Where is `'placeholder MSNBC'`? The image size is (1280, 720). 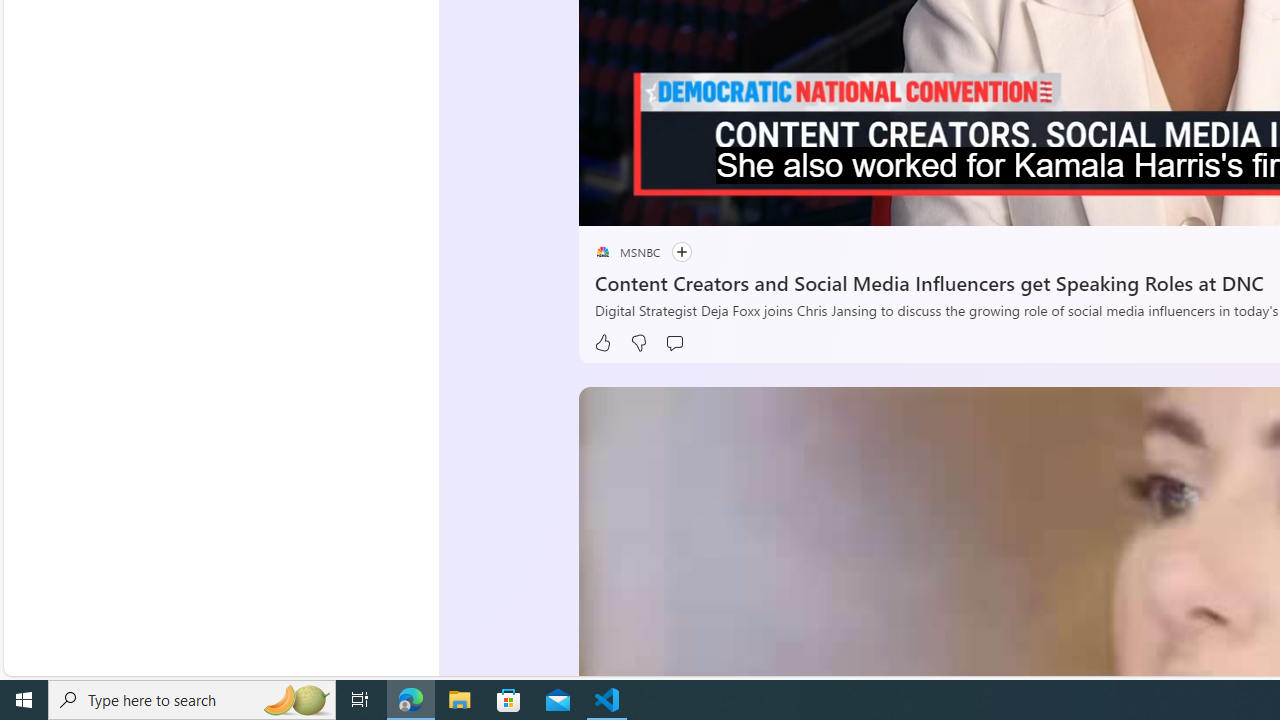 'placeholder MSNBC' is located at coordinates (626, 251).